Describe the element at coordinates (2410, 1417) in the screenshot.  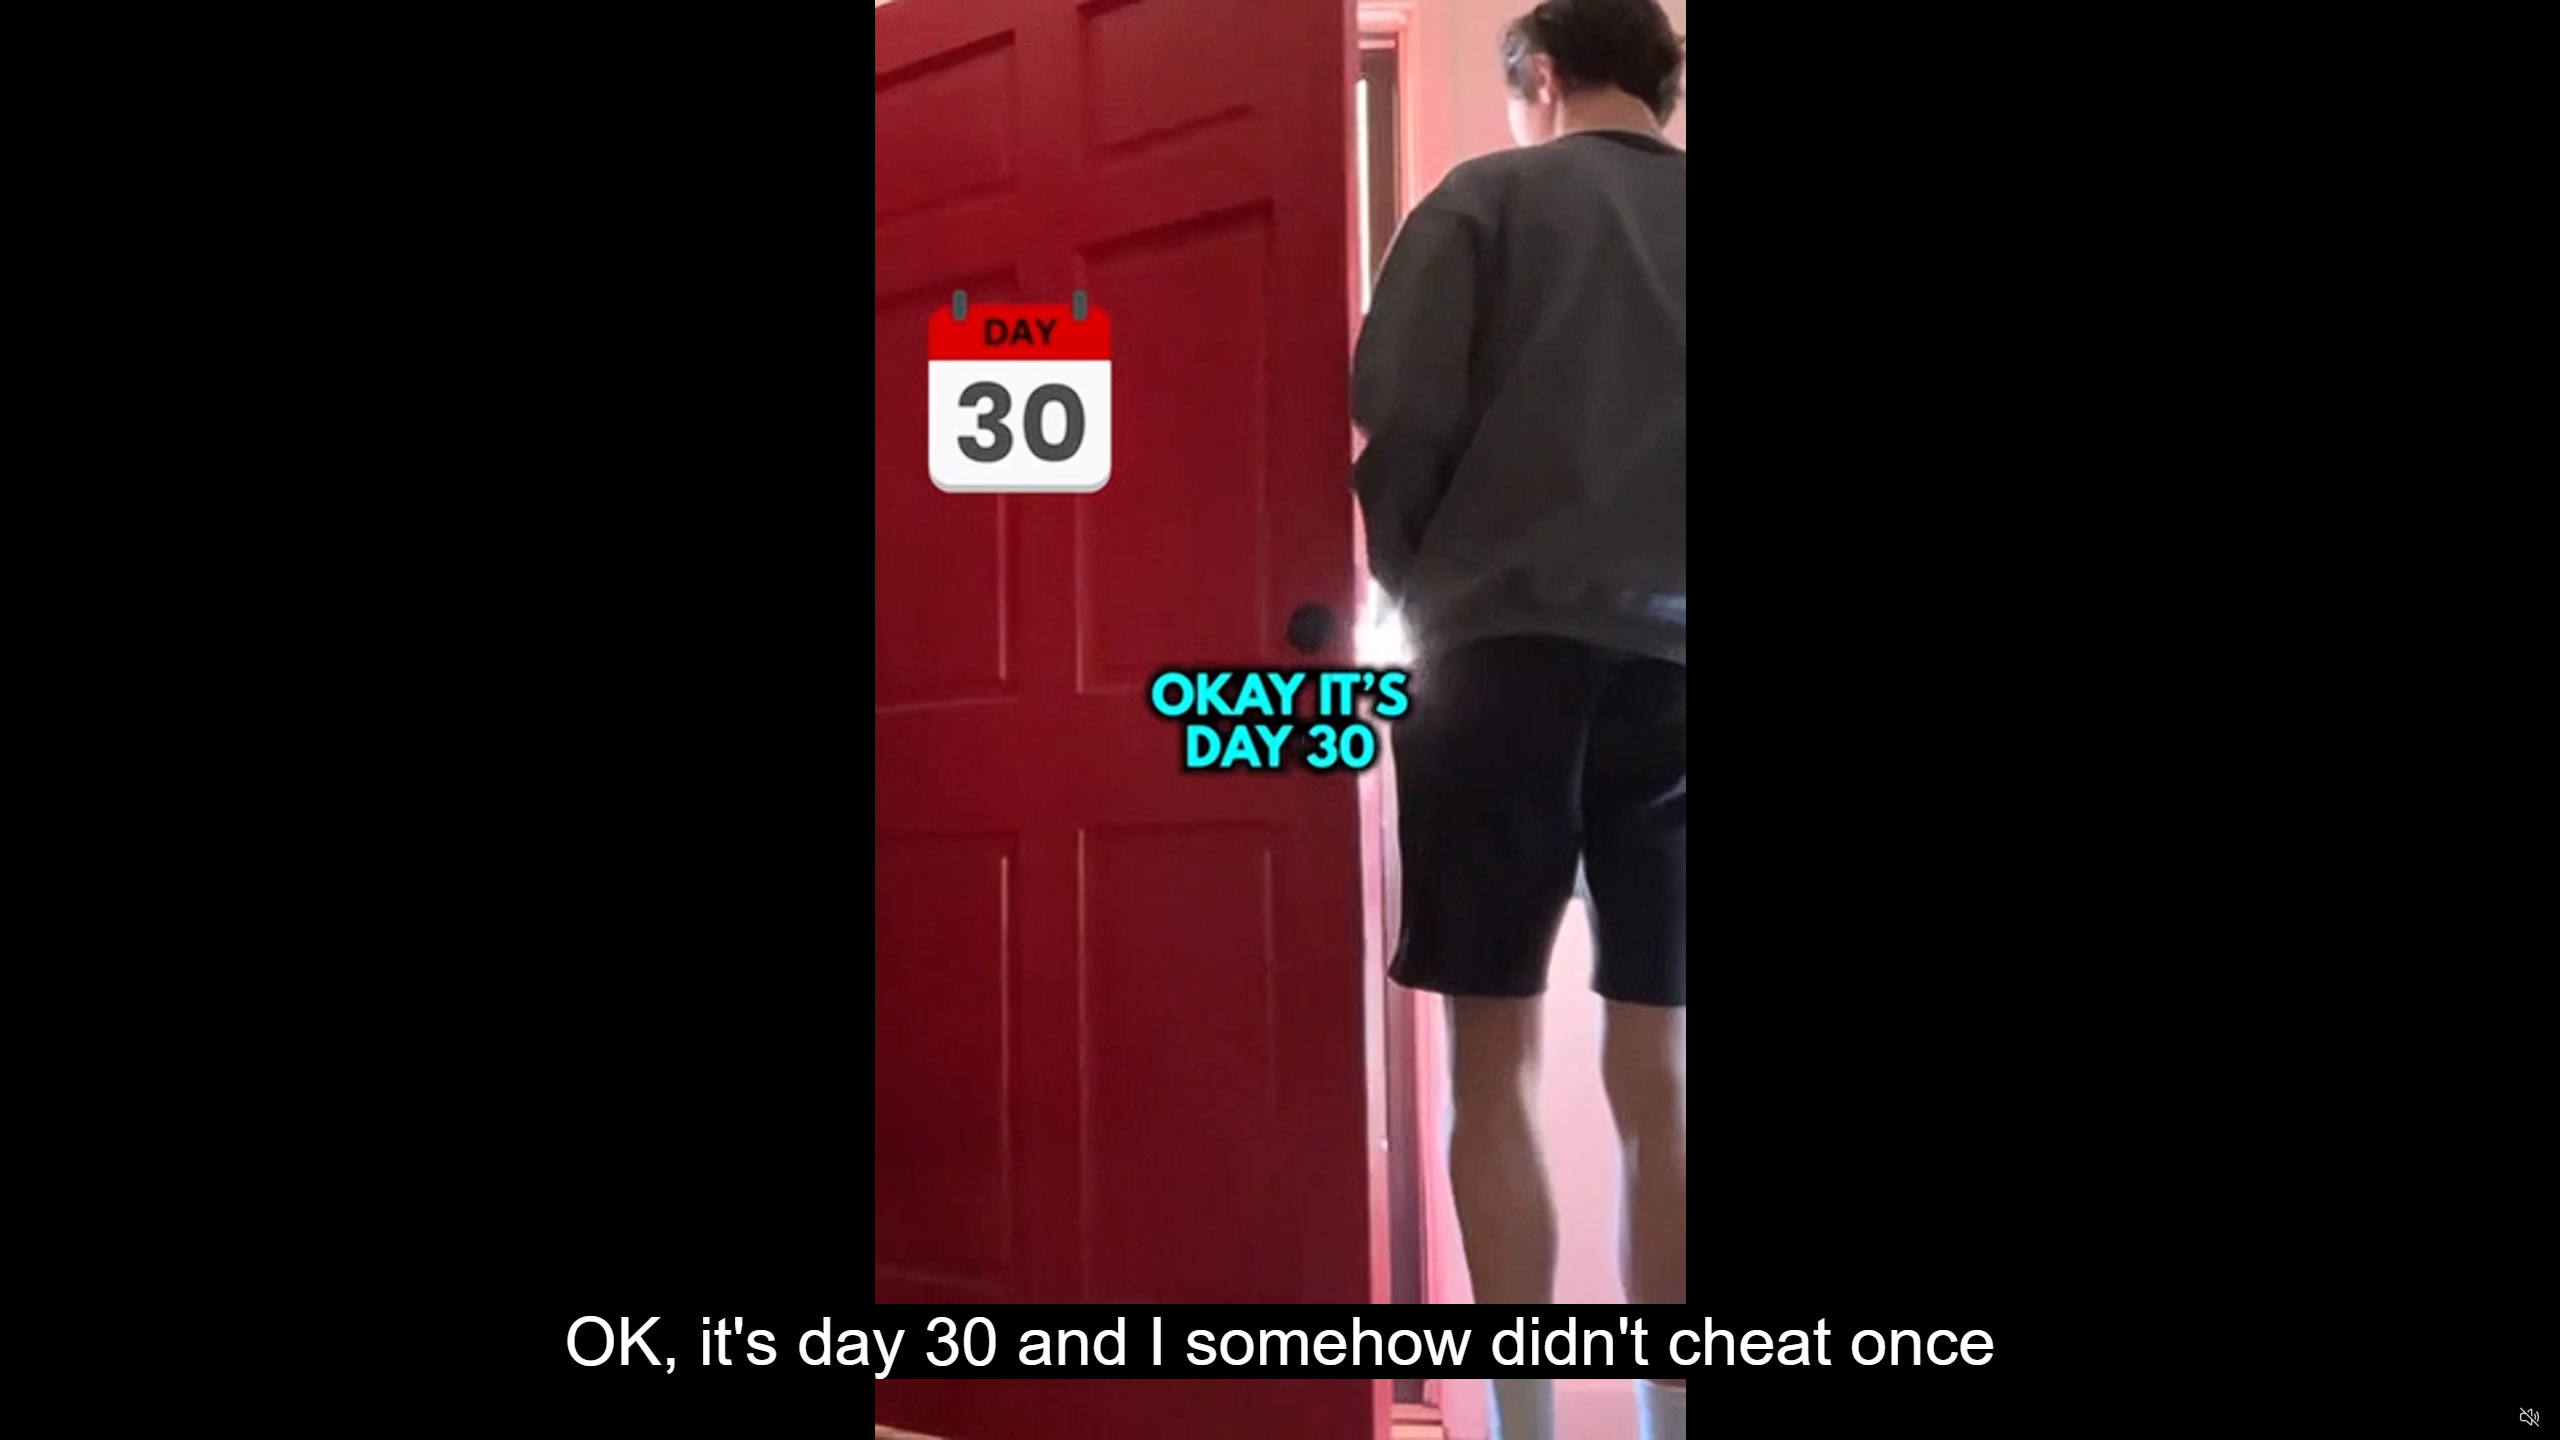
I see `'Quality Settings'` at that location.